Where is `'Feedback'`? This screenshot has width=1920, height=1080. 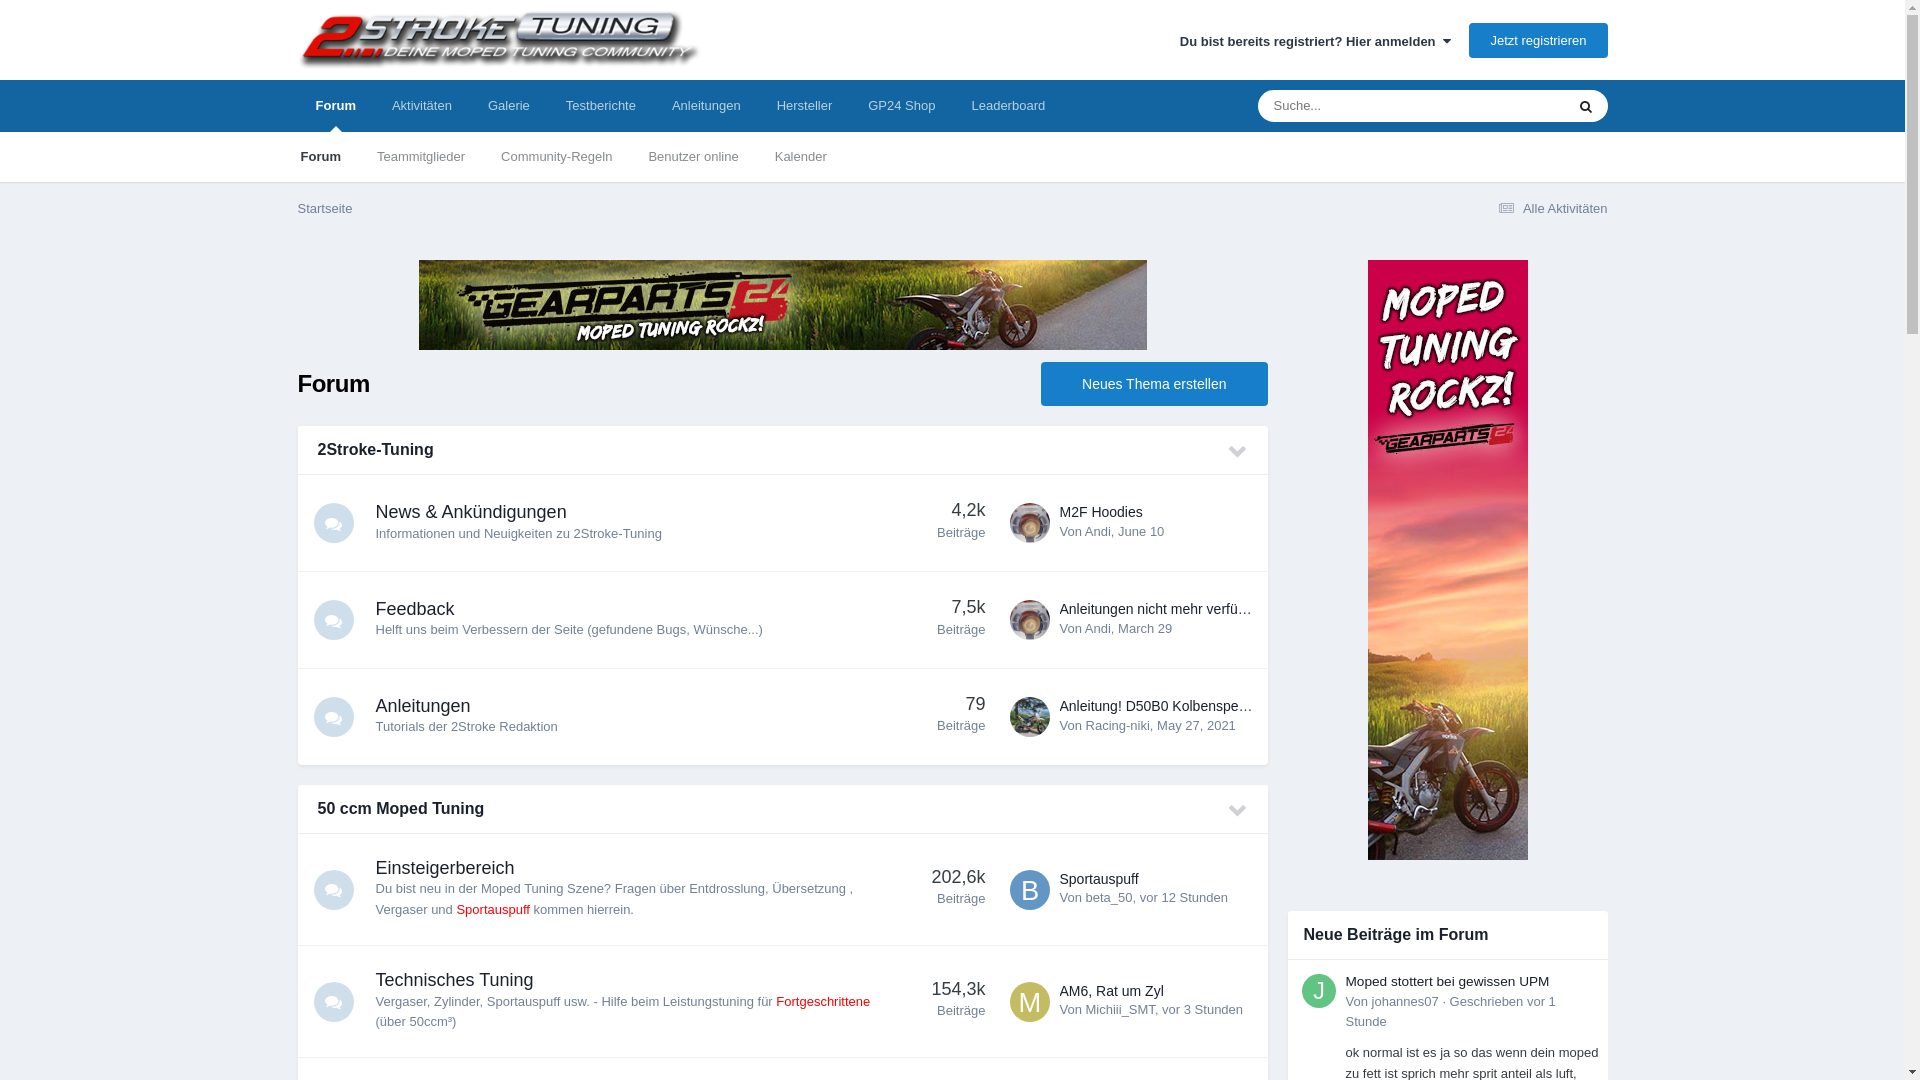
'Feedback' is located at coordinates (414, 608).